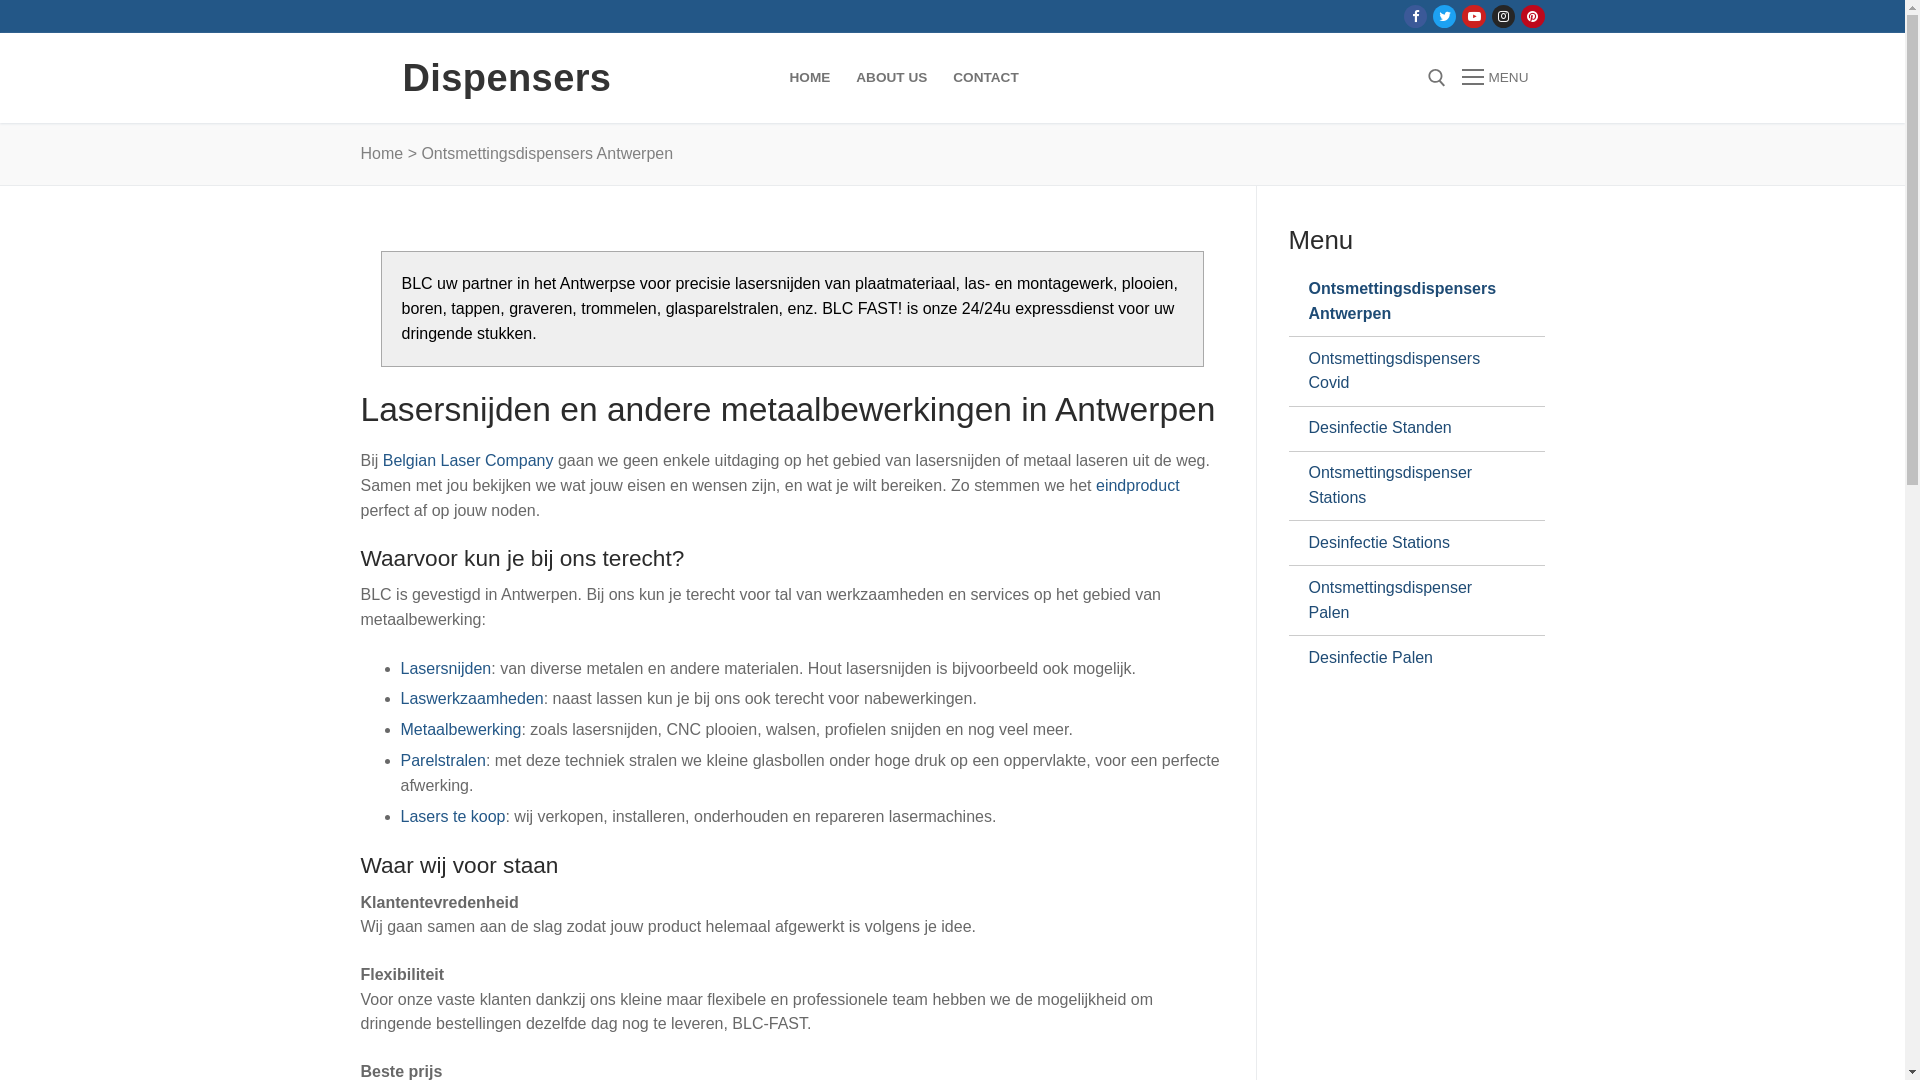 Image resolution: width=1920 pixels, height=1080 pixels. I want to click on 'Dispensers', so click(506, 76).